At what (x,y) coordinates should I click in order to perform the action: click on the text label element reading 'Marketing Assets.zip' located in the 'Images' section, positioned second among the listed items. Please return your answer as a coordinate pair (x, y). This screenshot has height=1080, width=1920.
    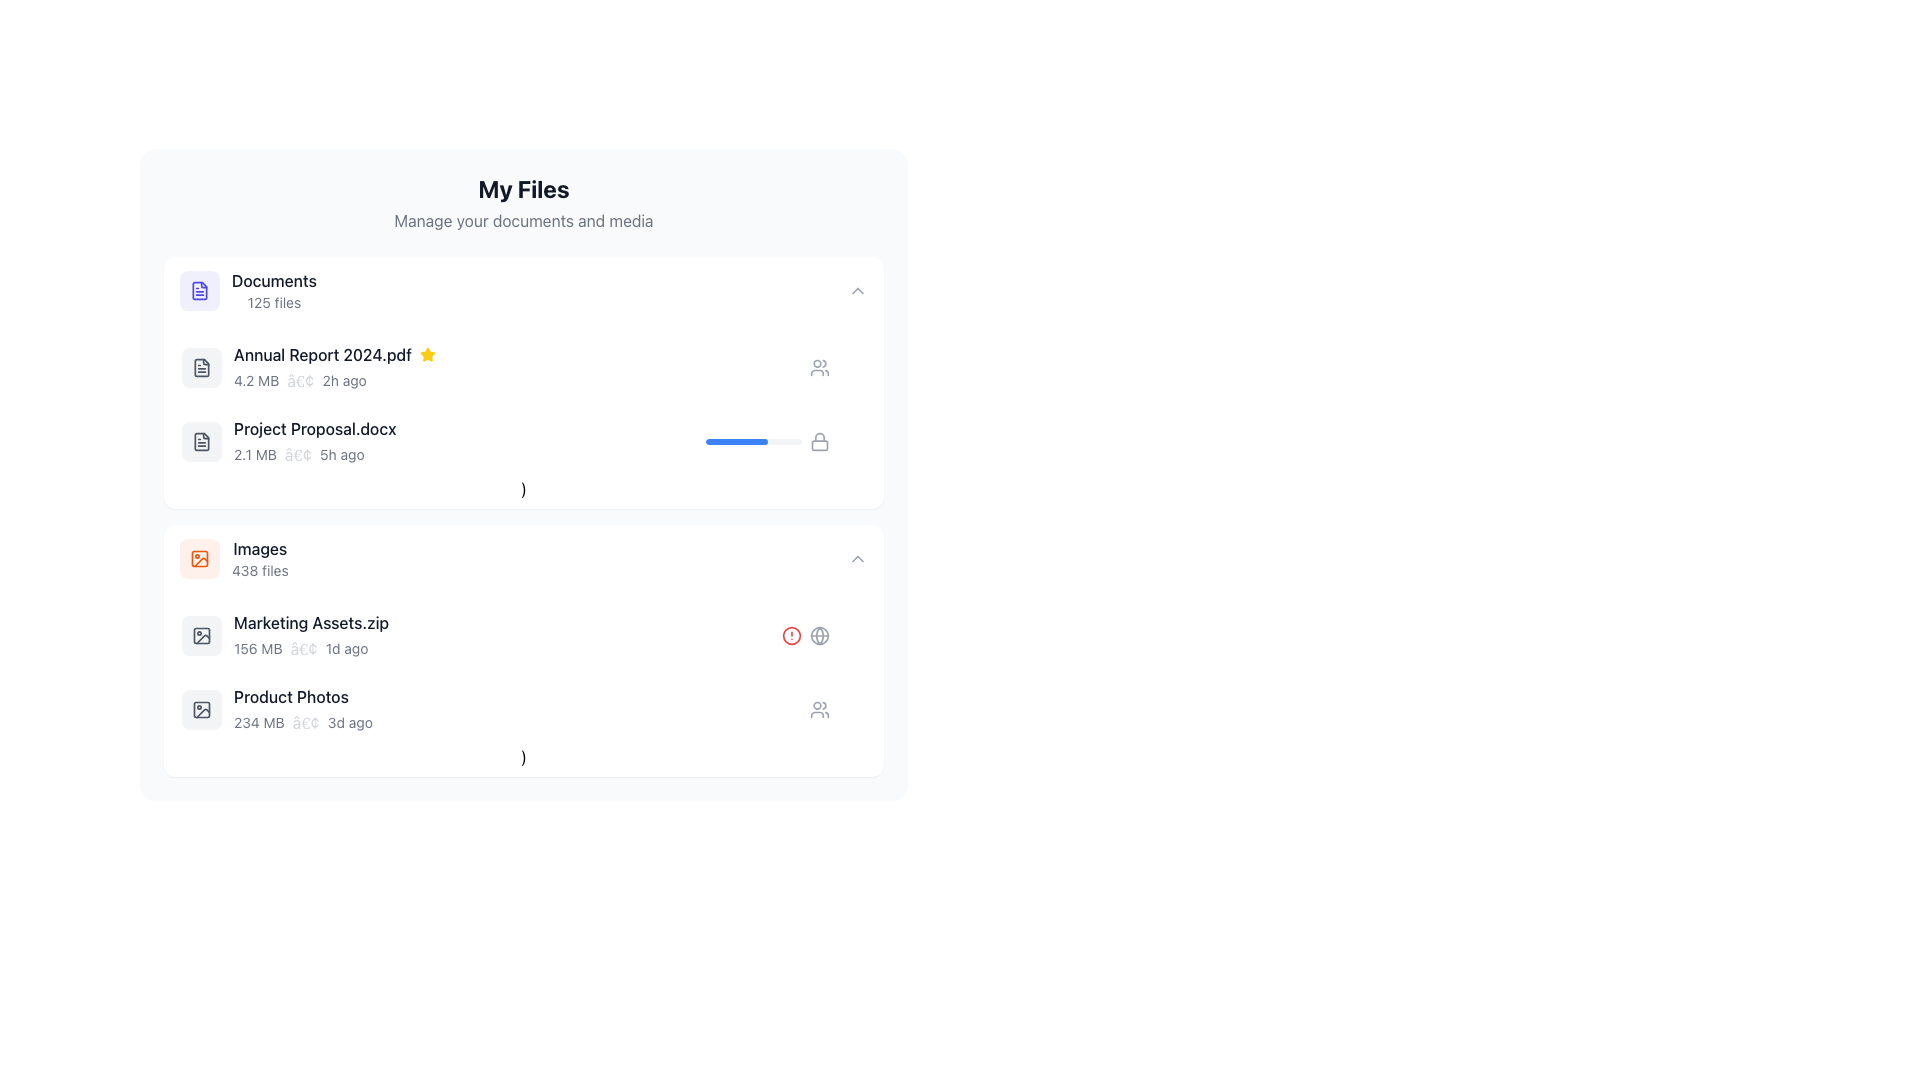
    Looking at the image, I should click on (310, 622).